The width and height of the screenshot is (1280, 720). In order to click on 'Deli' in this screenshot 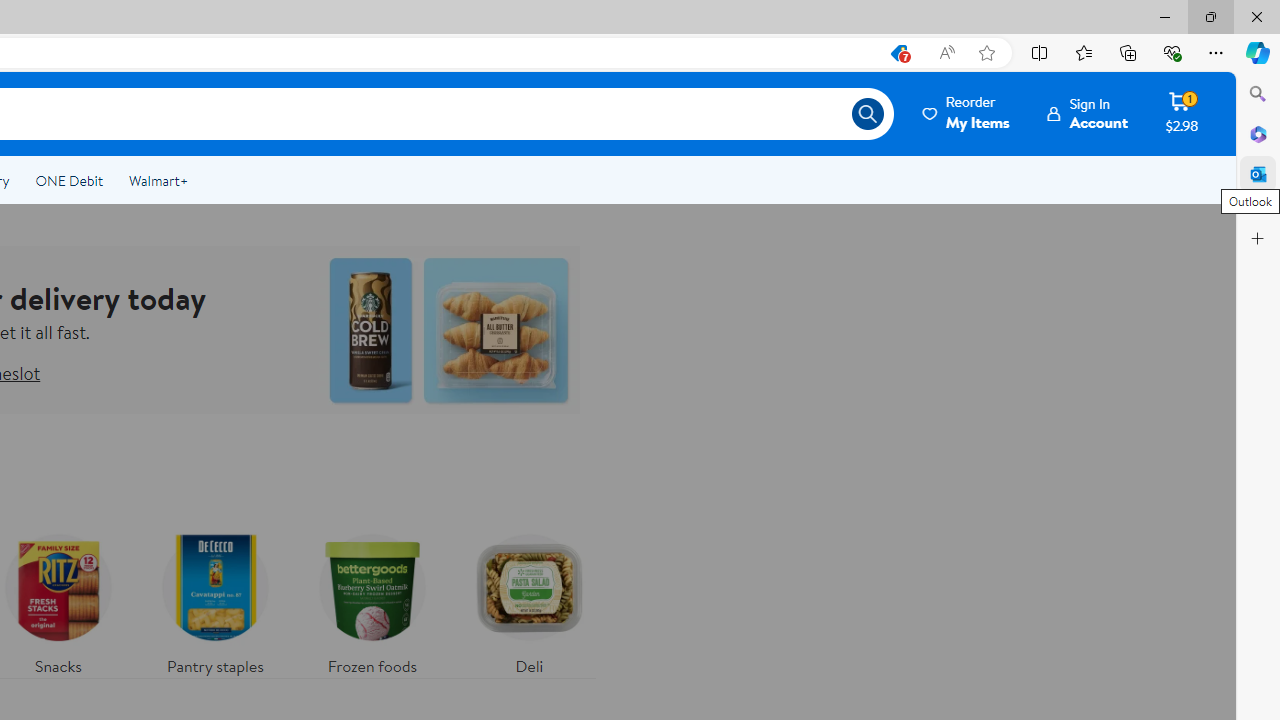, I will do `click(529, 598)`.